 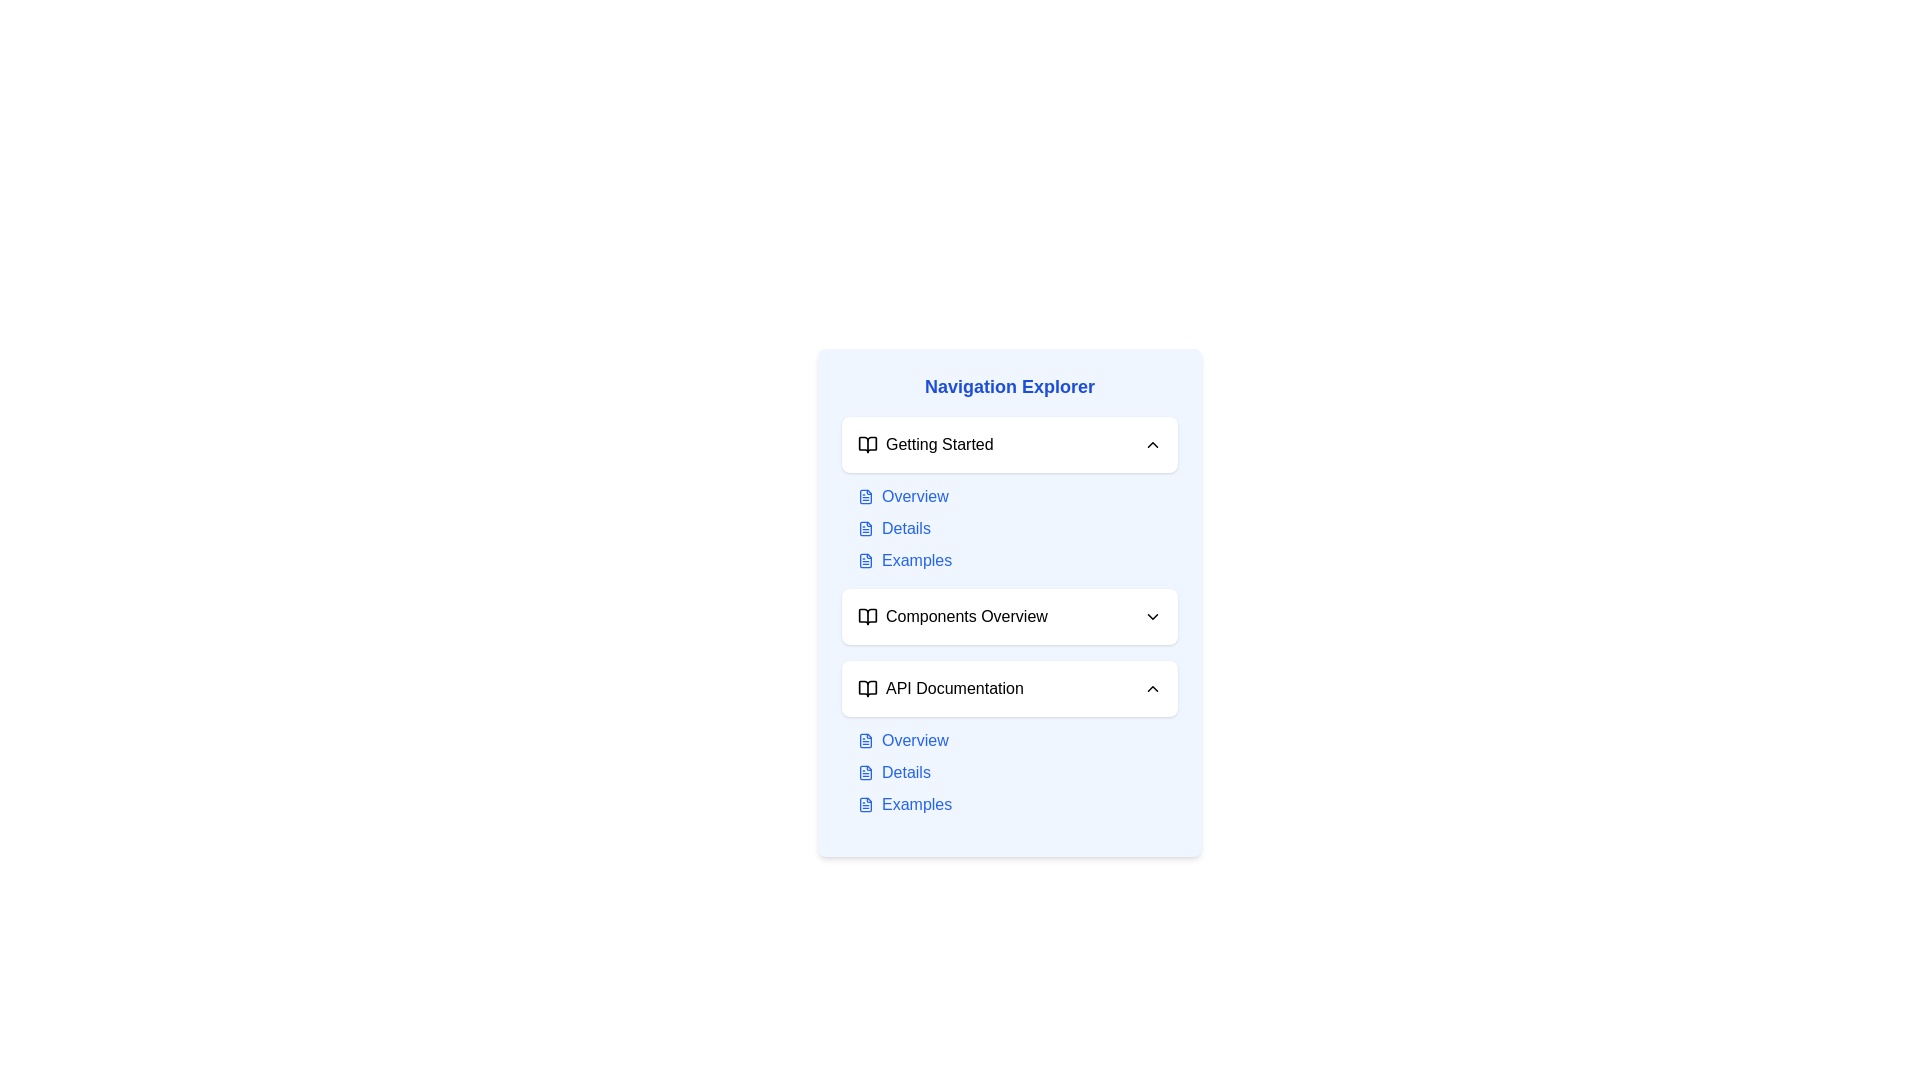 What do you see at coordinates (1017, 740) in the screenshot?
I see `the 'Overview' navigational link located under the 'API Documentation' section` at bounding box center [1017, 740].